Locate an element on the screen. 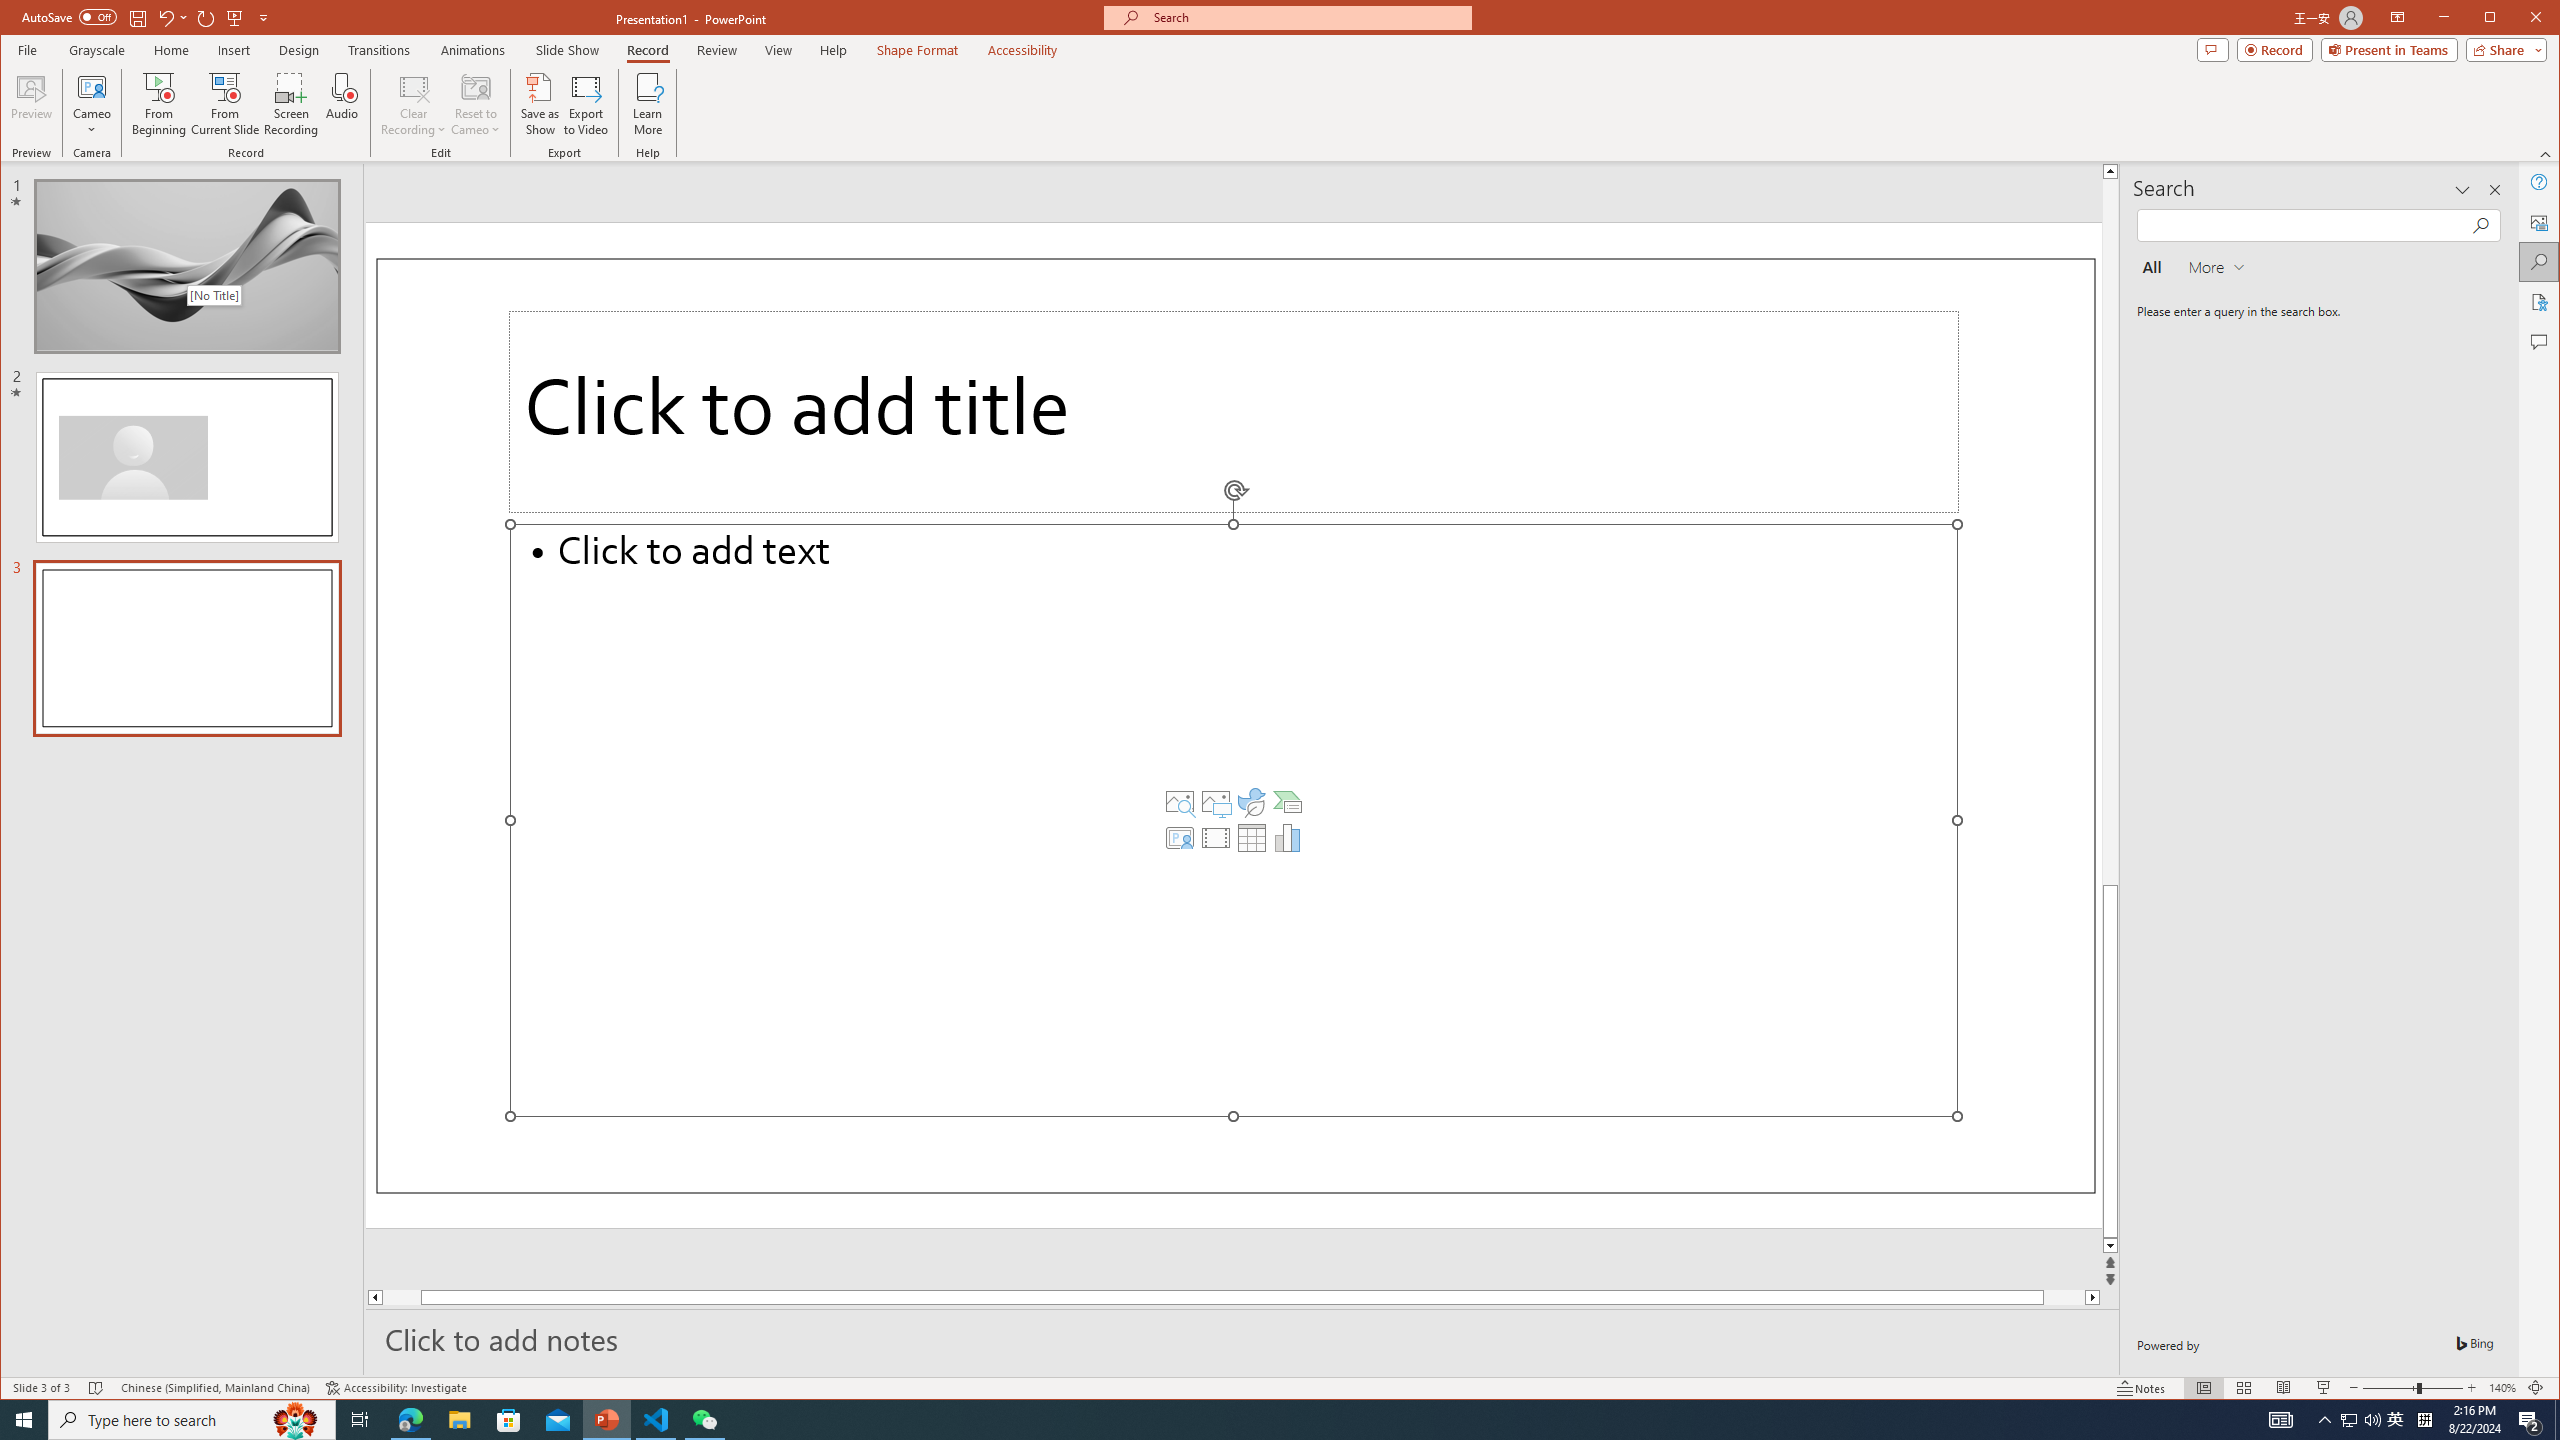 The height and width of the screenshot is (1440, 2560). 'Content Placeholder' is located at coordinates (1232, 819).